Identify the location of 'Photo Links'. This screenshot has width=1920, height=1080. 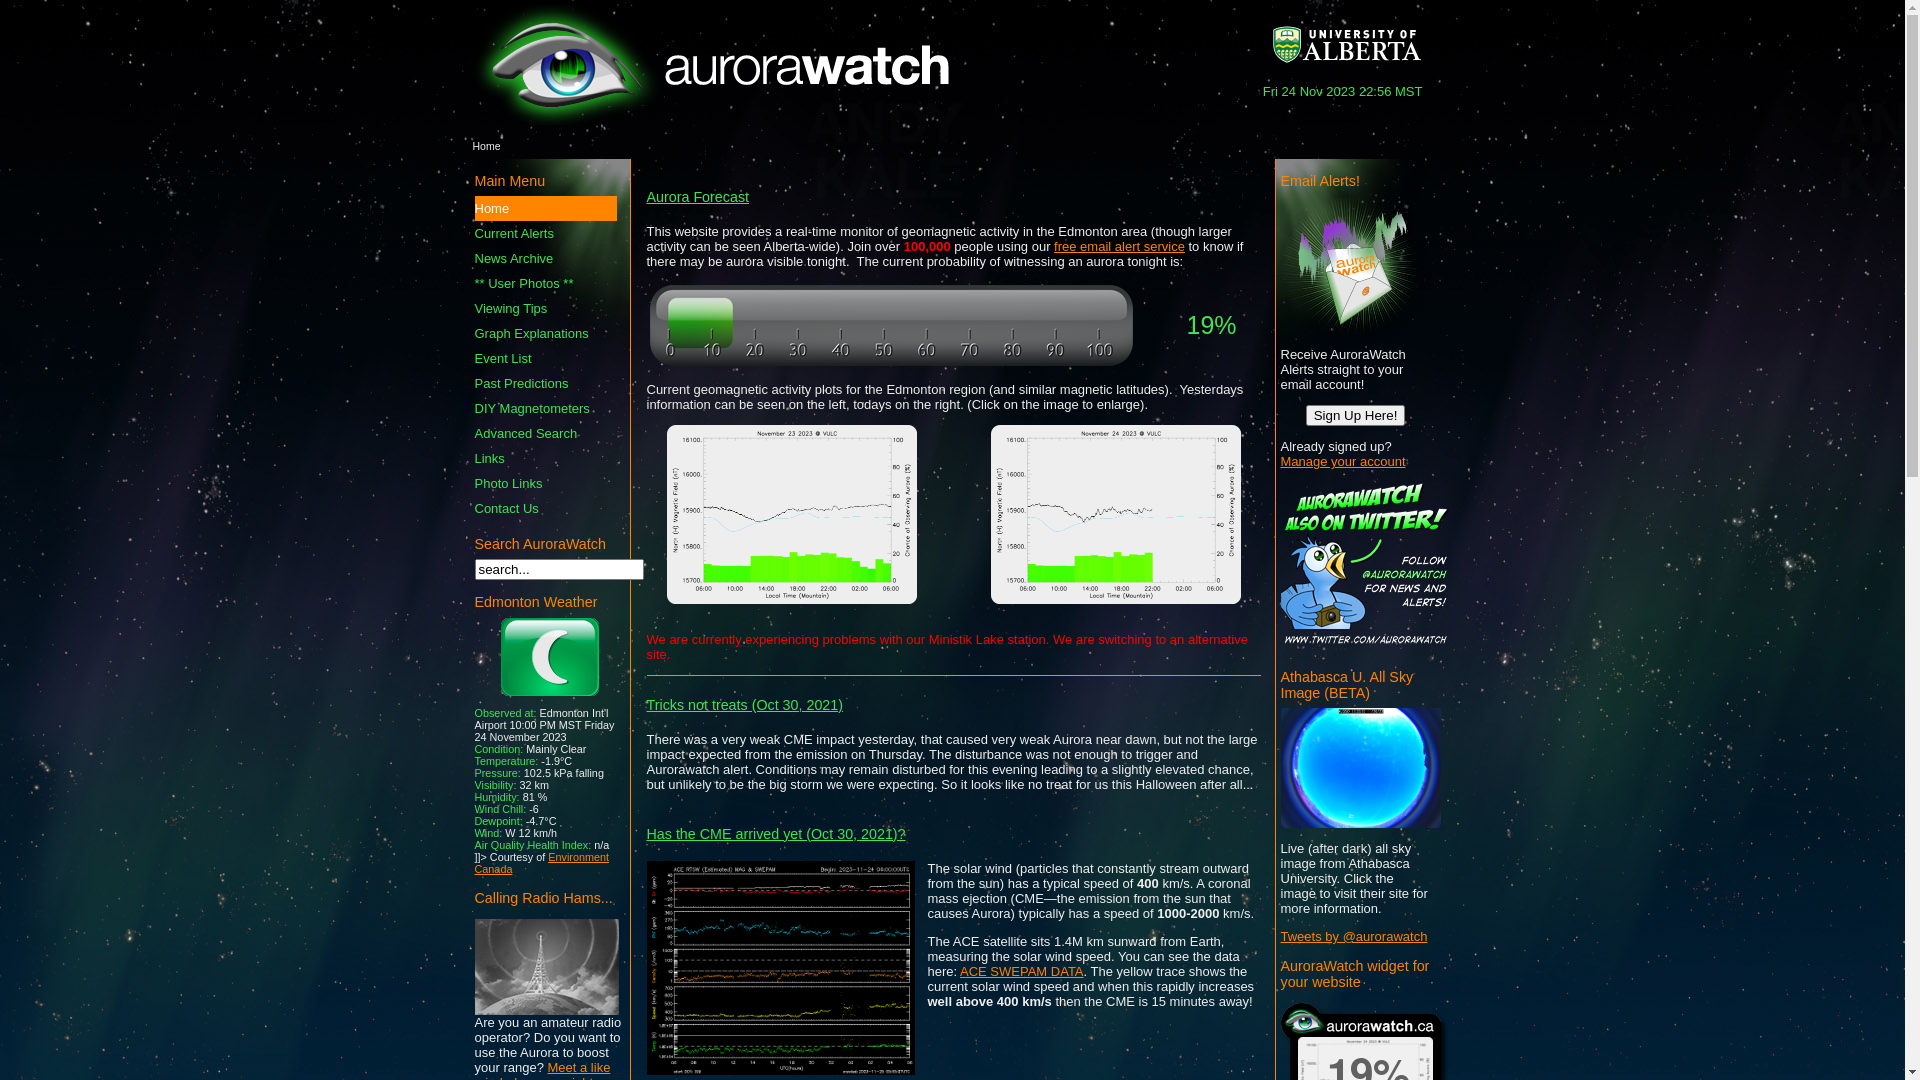
(545, 483).